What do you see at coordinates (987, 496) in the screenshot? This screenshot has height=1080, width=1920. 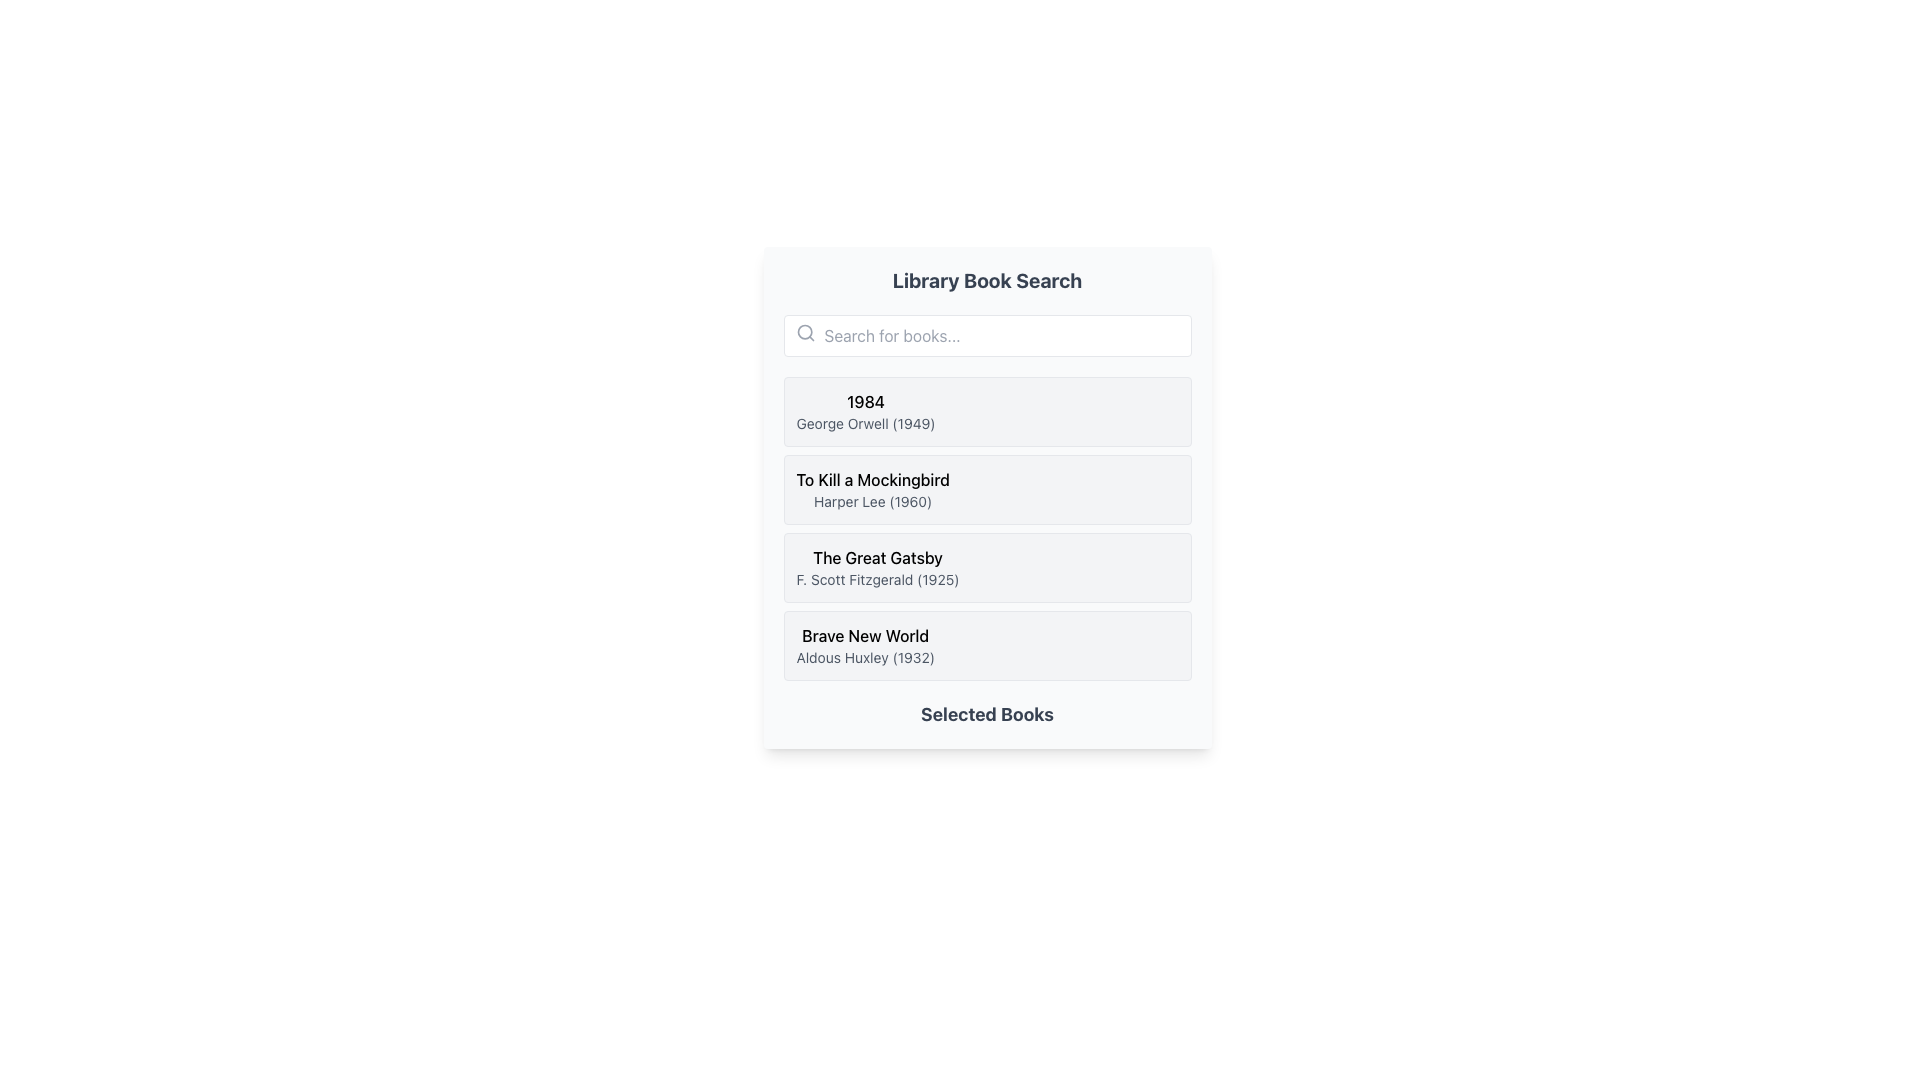 I see `the selectable book card, which is the second option in the Library Book Search panel, to focus on it` at bounding box center [987, 496].